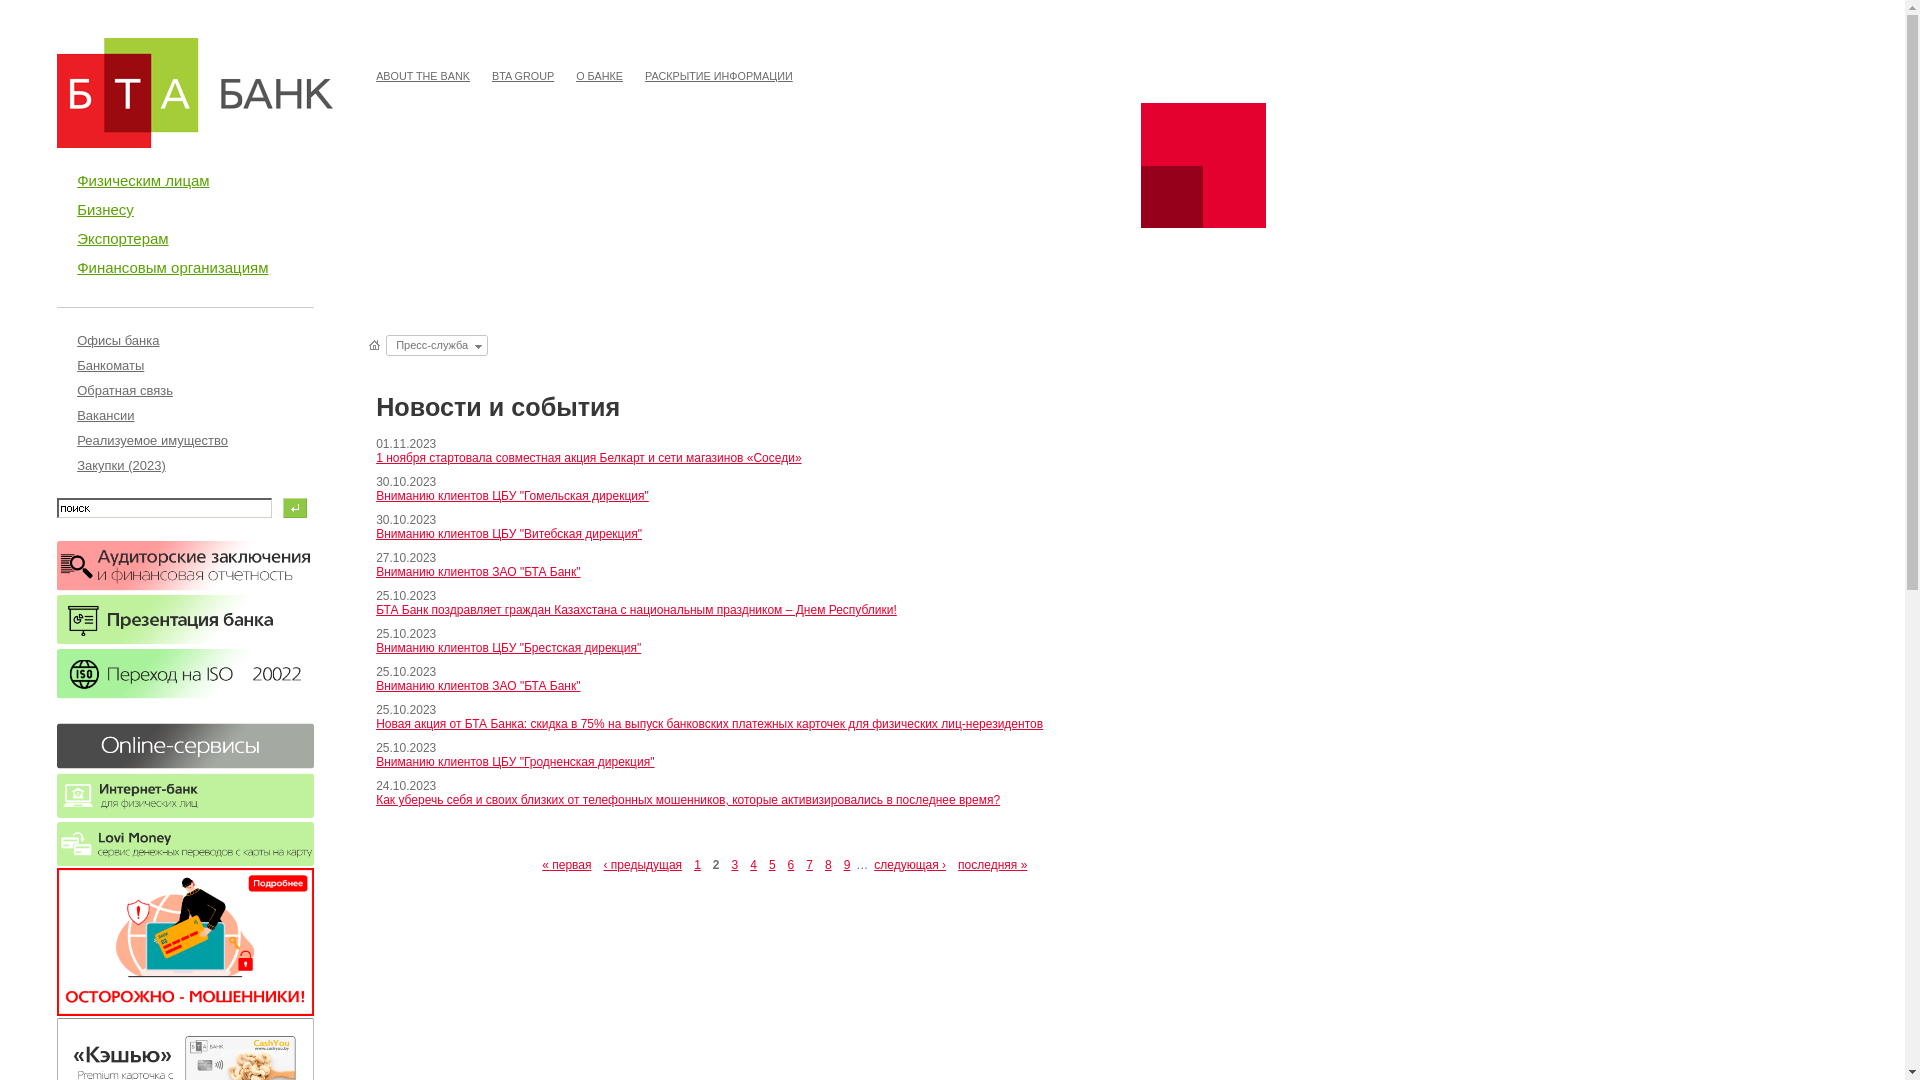 The image size is (1920, 1080). Describe the element at coordinates (771, 863) in the screenshot. I see `'5'` at that location.